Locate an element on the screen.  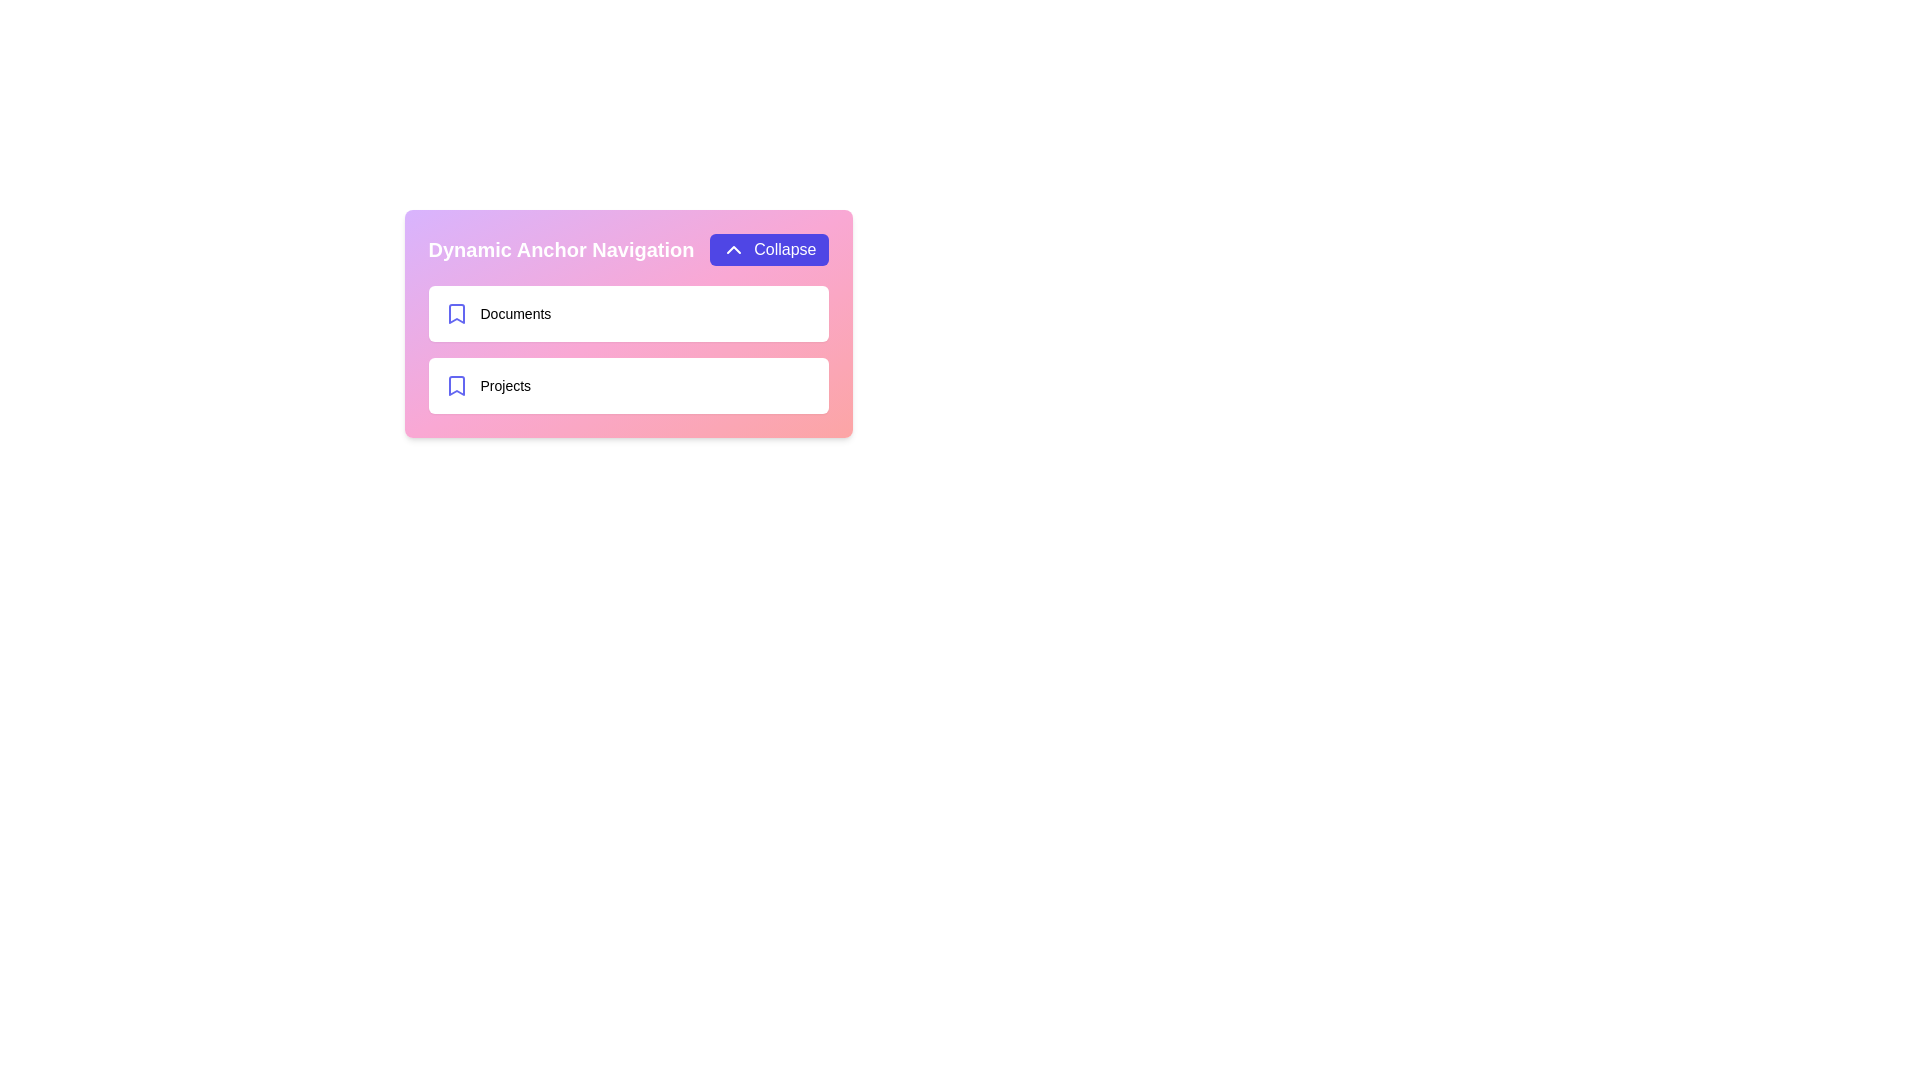
the prominently styled text label reading 'Dynamic Anchor Navigation' if it is interactive in the current context is located at coordinates (560, 249).